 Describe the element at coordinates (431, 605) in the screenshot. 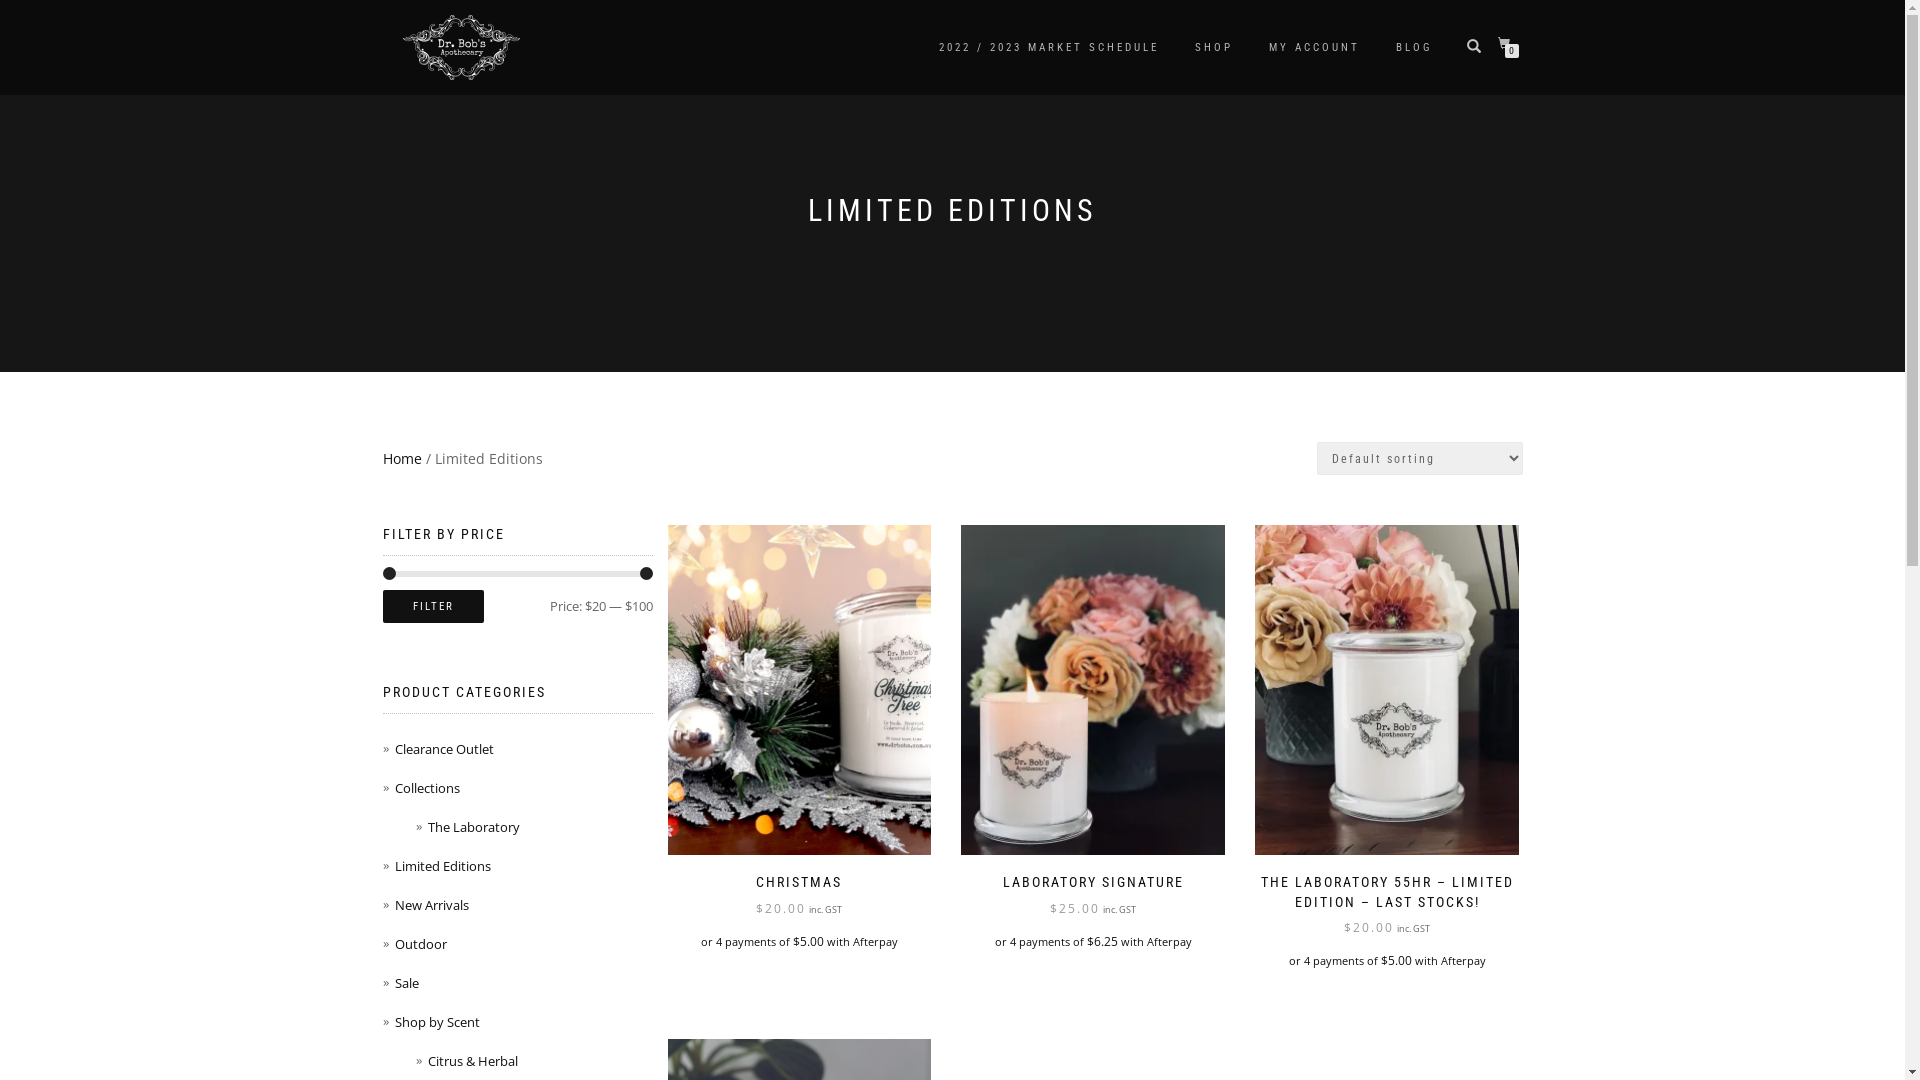

I see `'FILTER'` at that location.